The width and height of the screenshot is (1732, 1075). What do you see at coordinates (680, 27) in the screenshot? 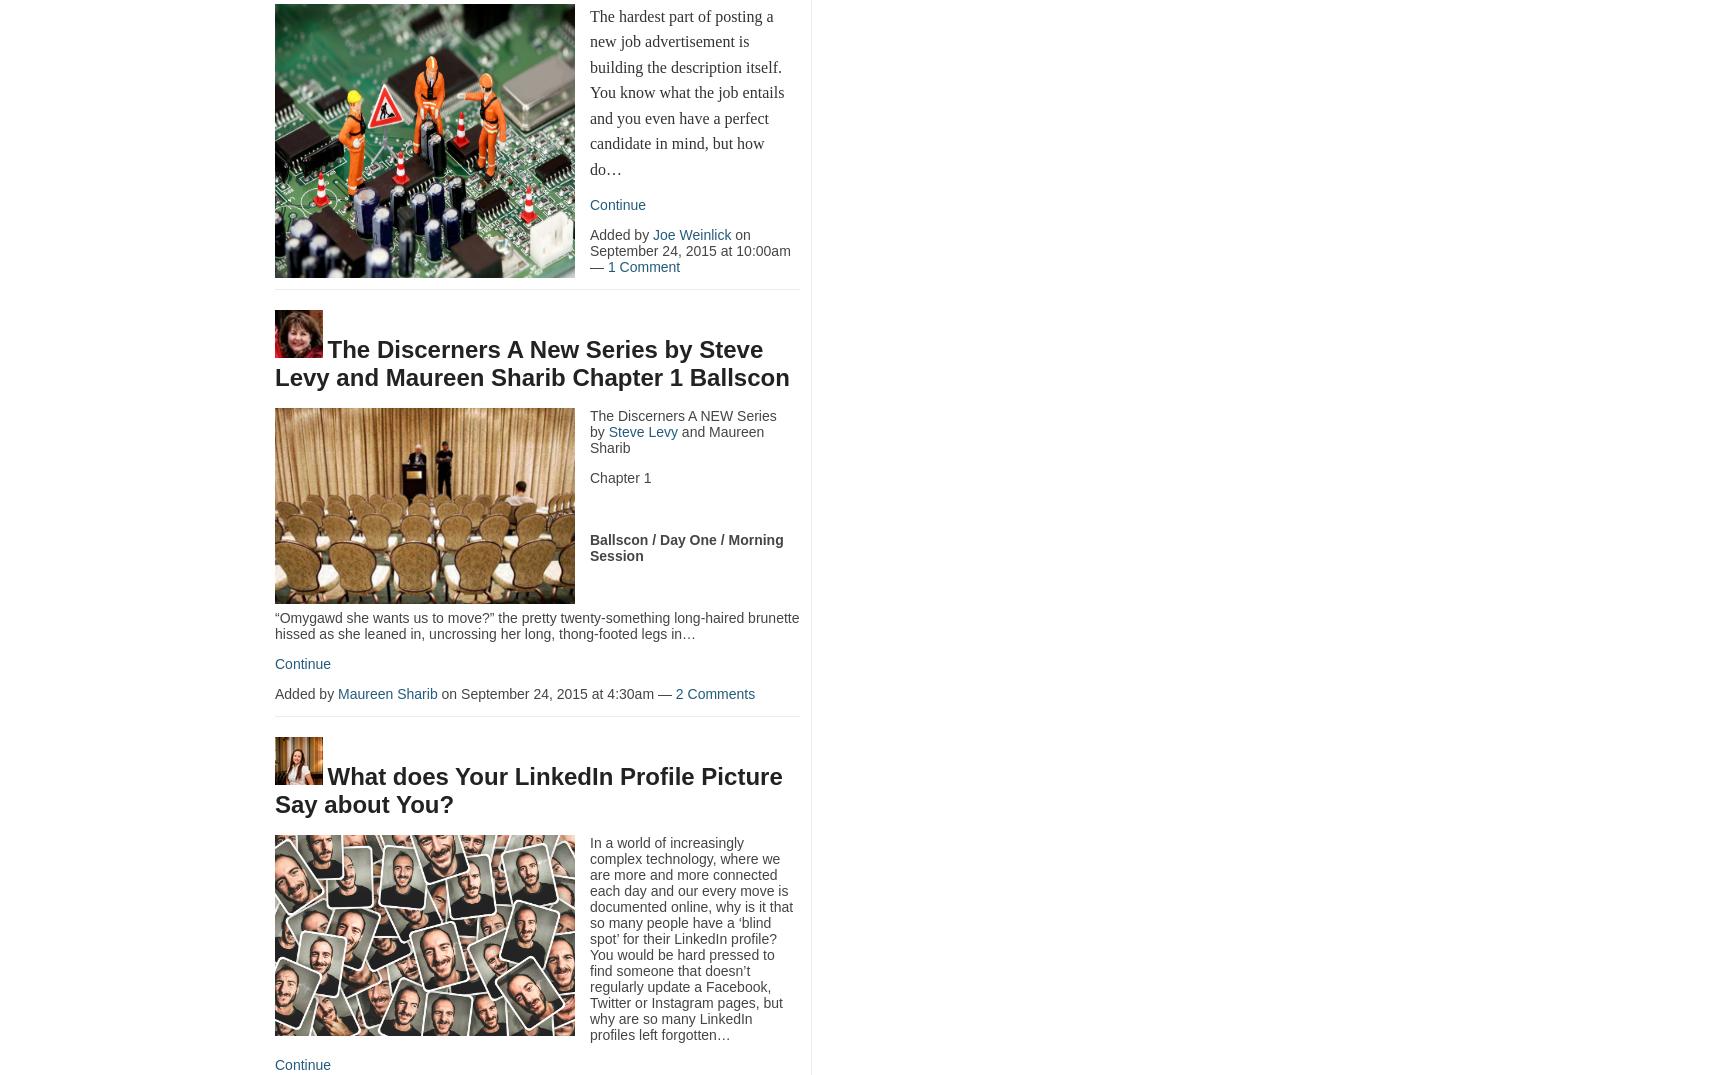
I see `'The hardest part of posting a new job advertisement'` at bounding box center [680, 27].